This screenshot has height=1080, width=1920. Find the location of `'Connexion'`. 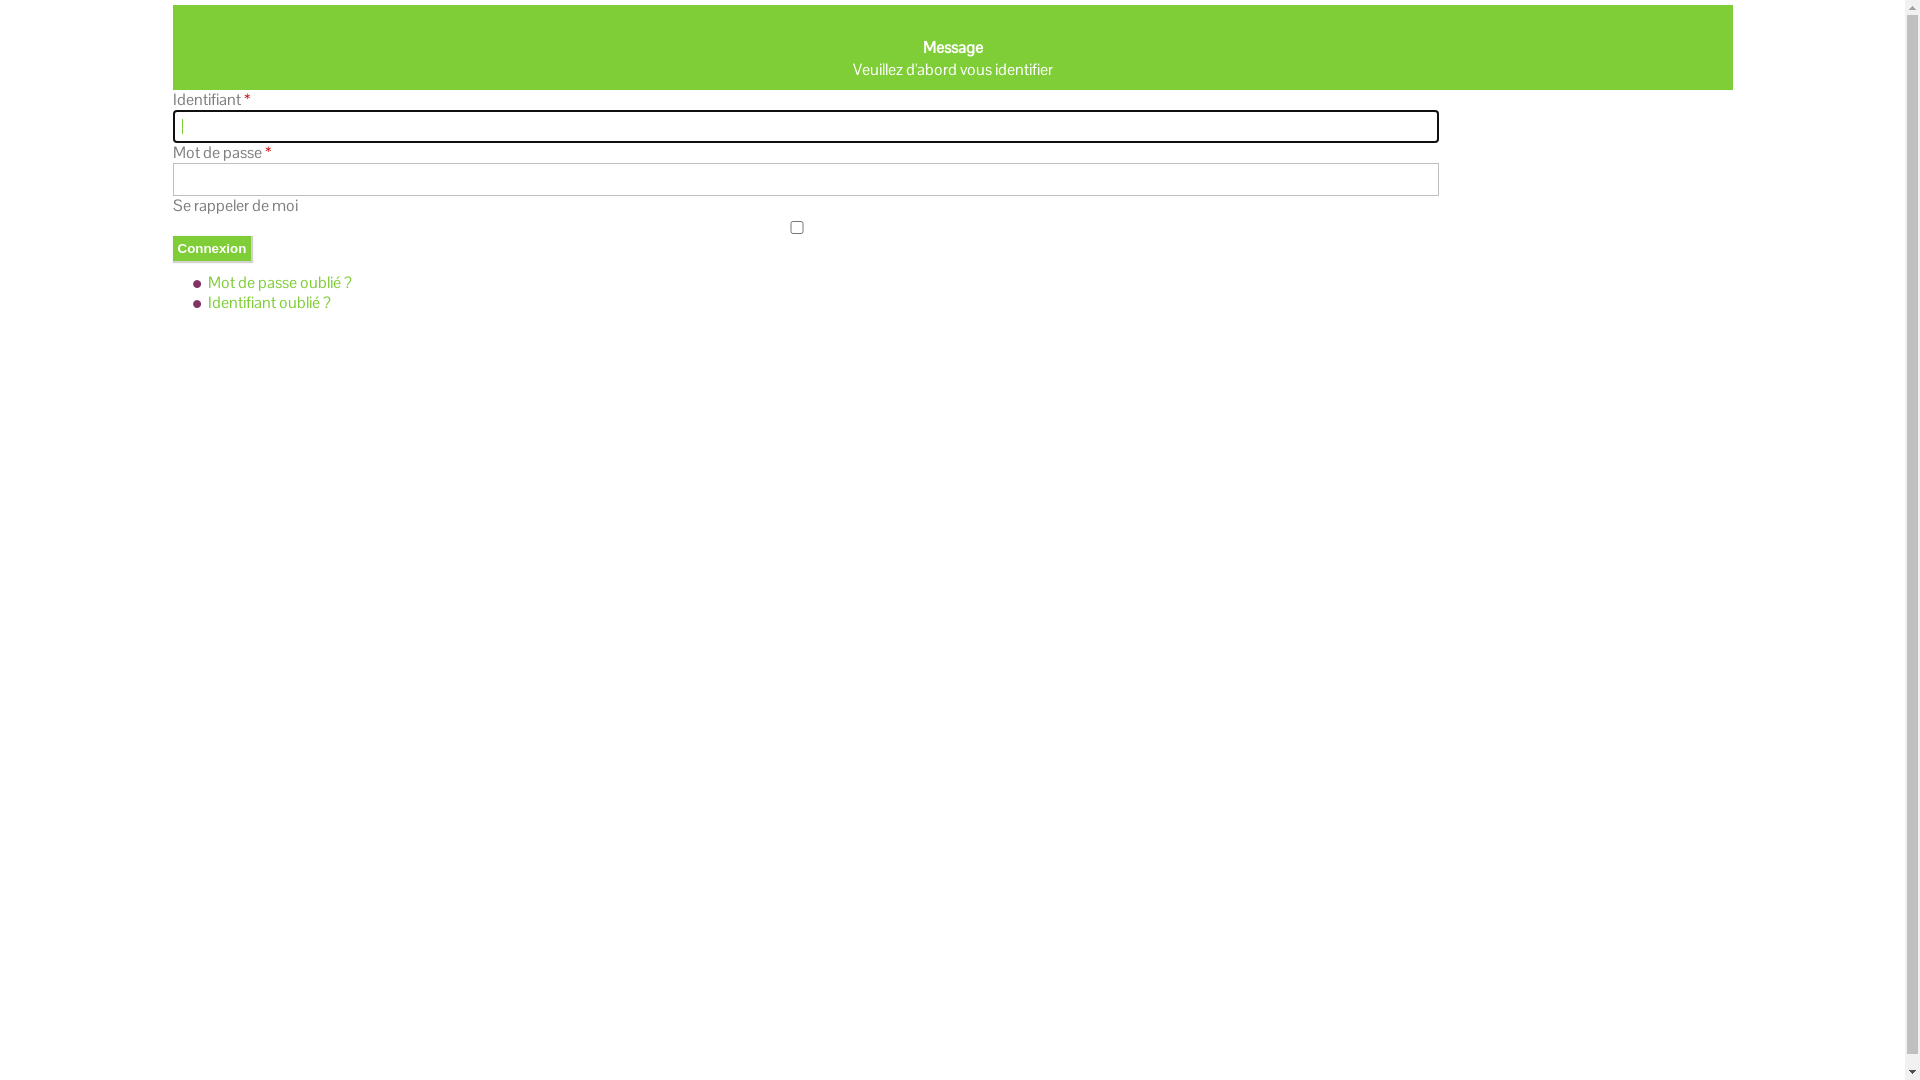

'Connexion' is located at coordinates (211, 247).